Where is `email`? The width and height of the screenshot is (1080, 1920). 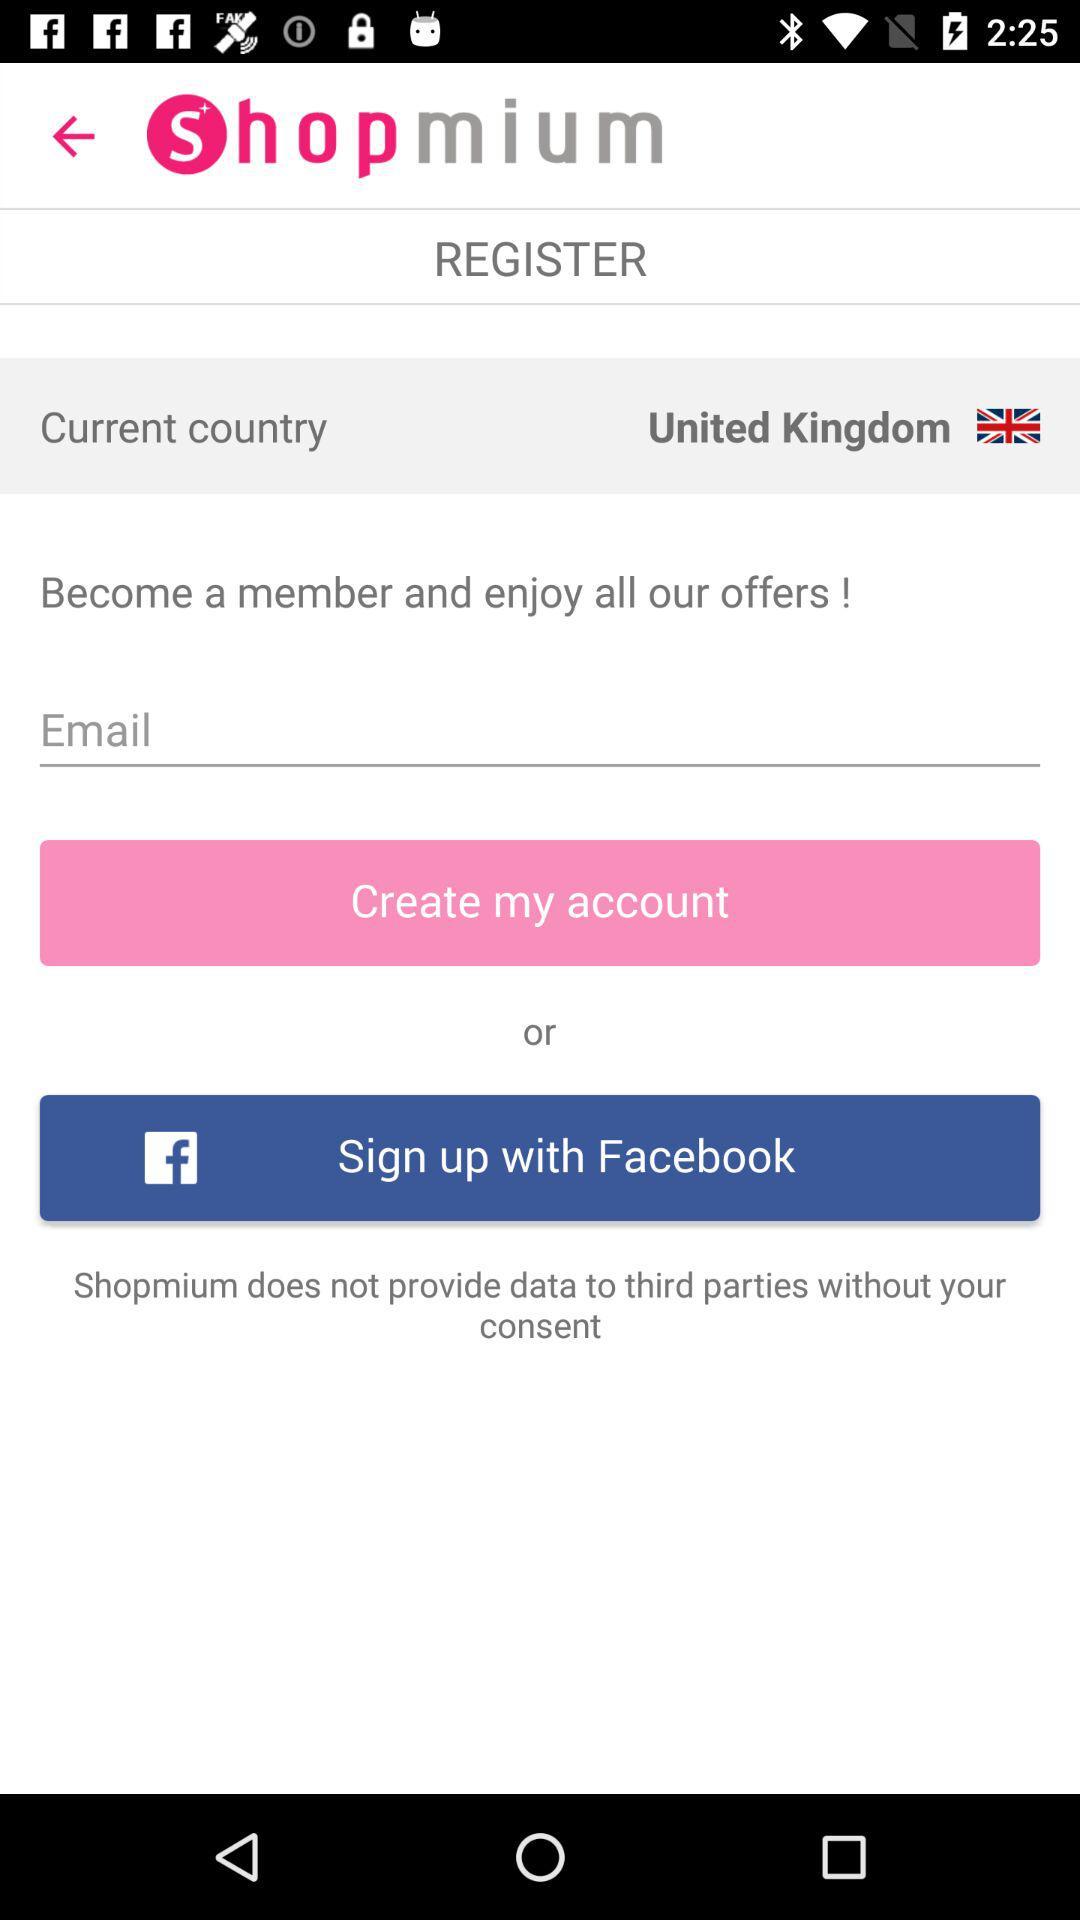 email is located at coordinates (540, 728).